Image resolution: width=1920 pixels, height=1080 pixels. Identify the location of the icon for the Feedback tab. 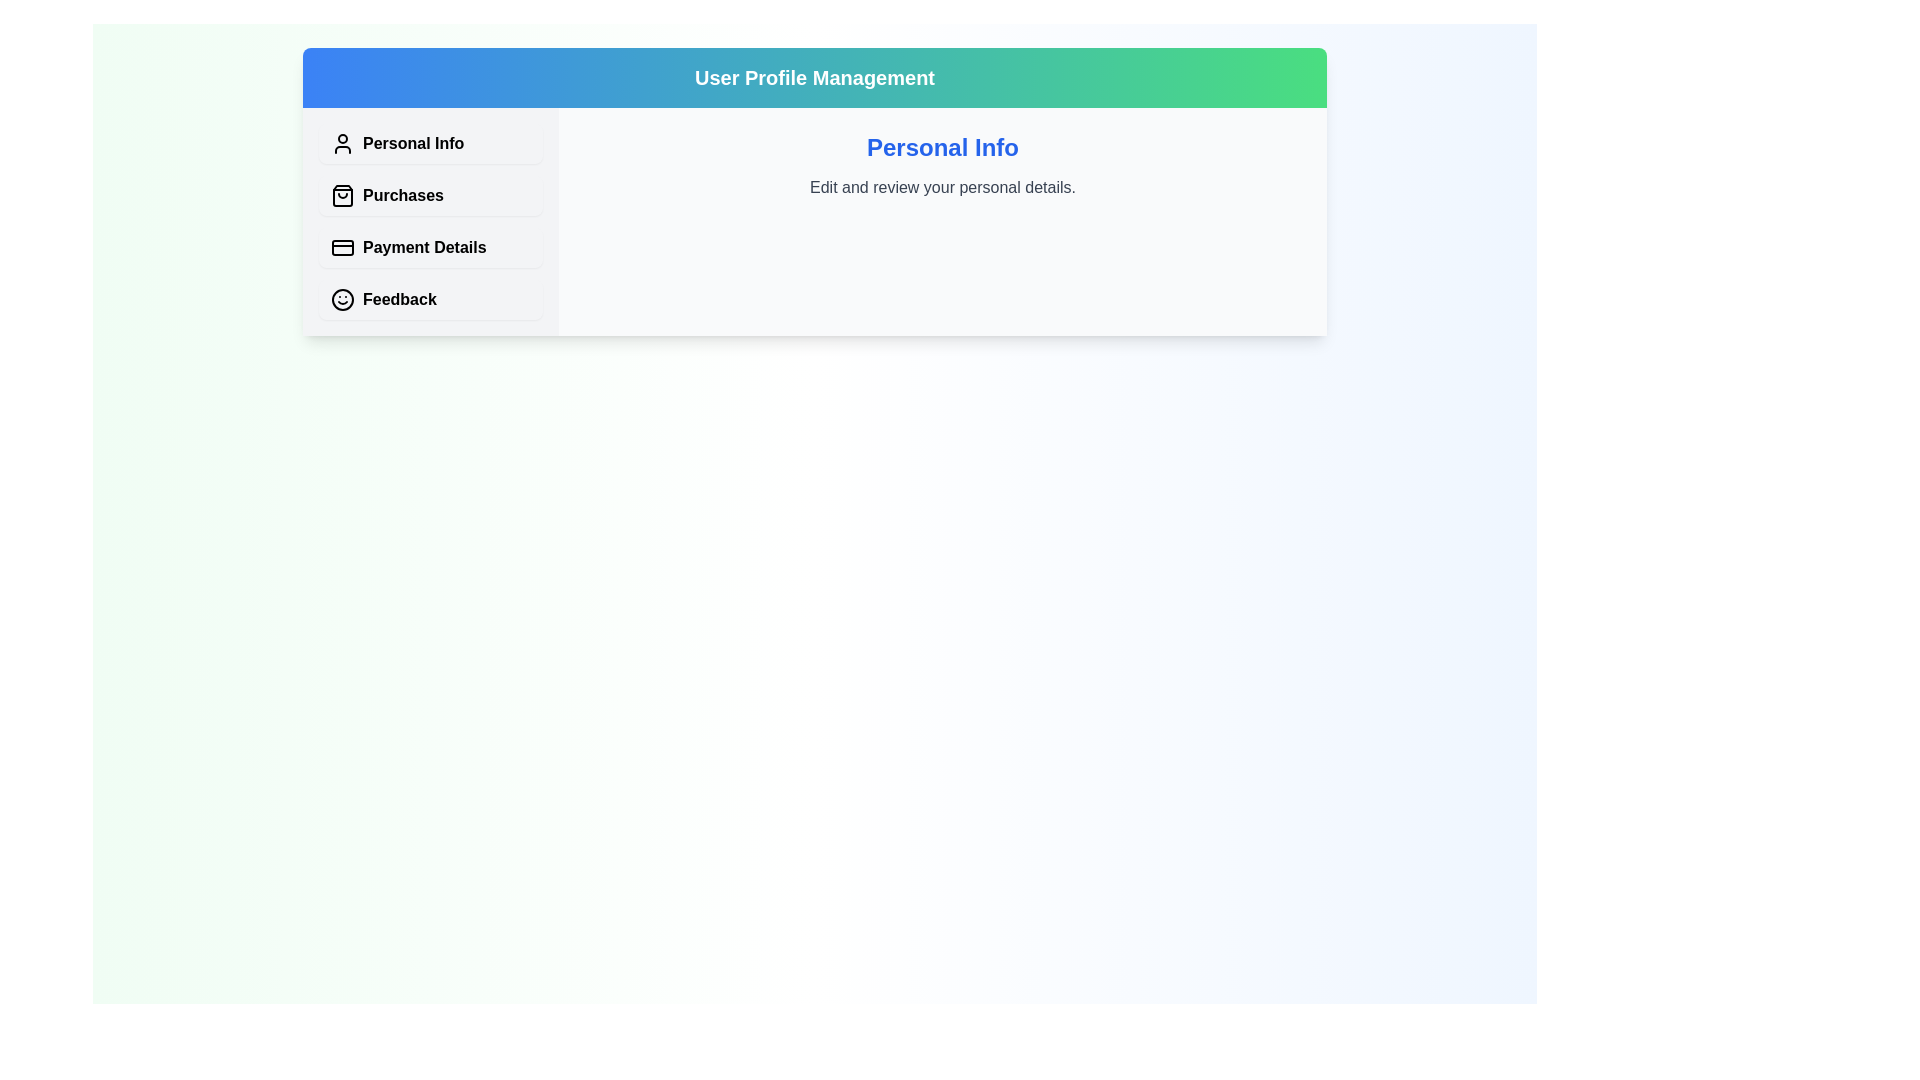
(342, 300).